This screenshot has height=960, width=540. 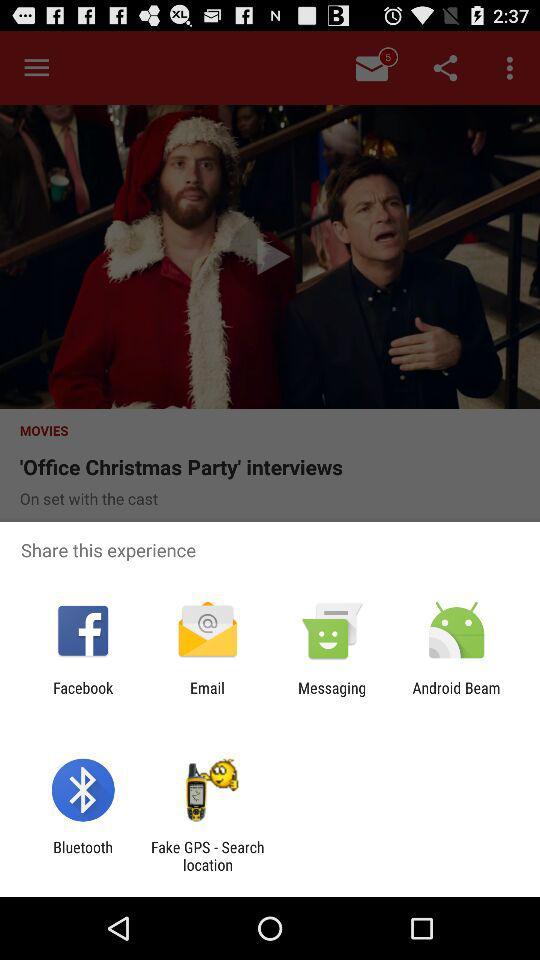 What do you see at coordinates (82, 855) in the screenshot?
I see `the app next to fake gps search icon` at bounding box center [82, 855].